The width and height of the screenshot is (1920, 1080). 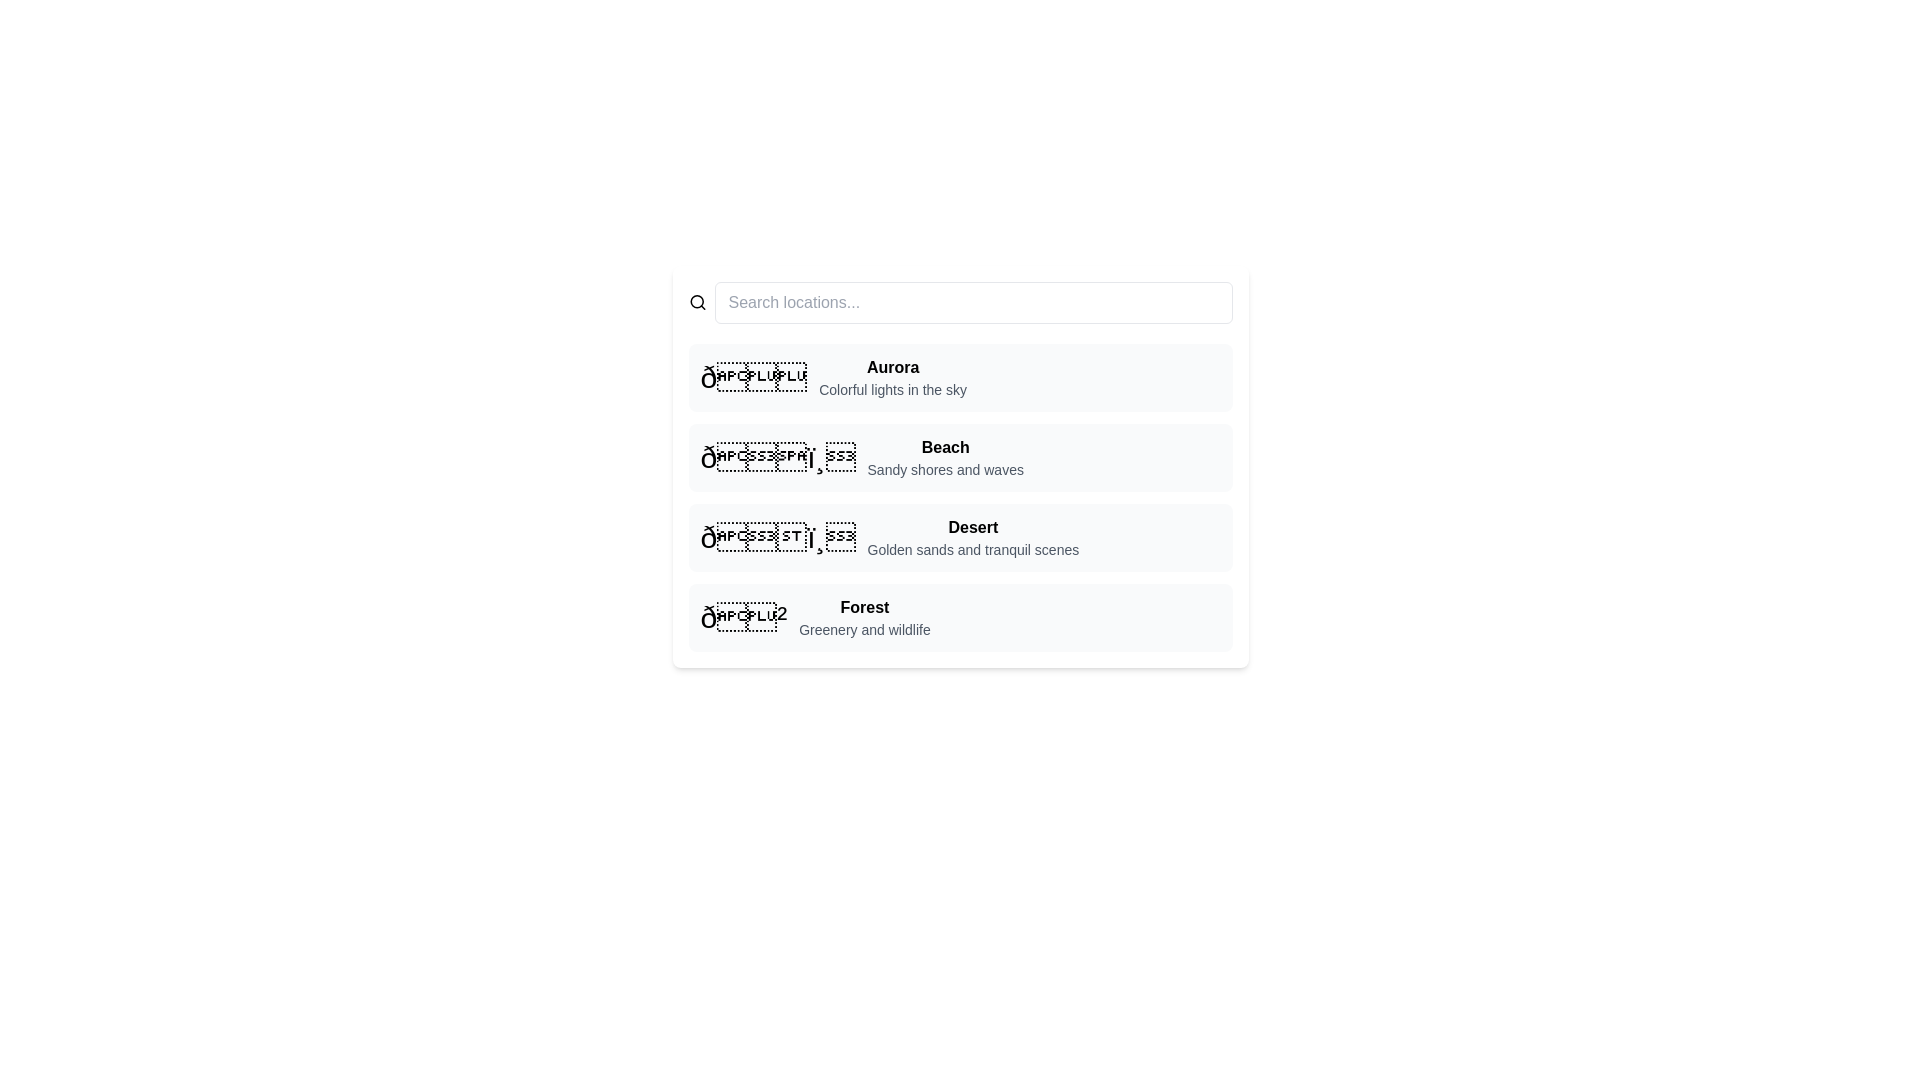 I want to click on the text label that represents a category or item name in the third entry of a vertical list, located above the description 'Golden sands and tranquil scenes', so click(x=973, y=527).